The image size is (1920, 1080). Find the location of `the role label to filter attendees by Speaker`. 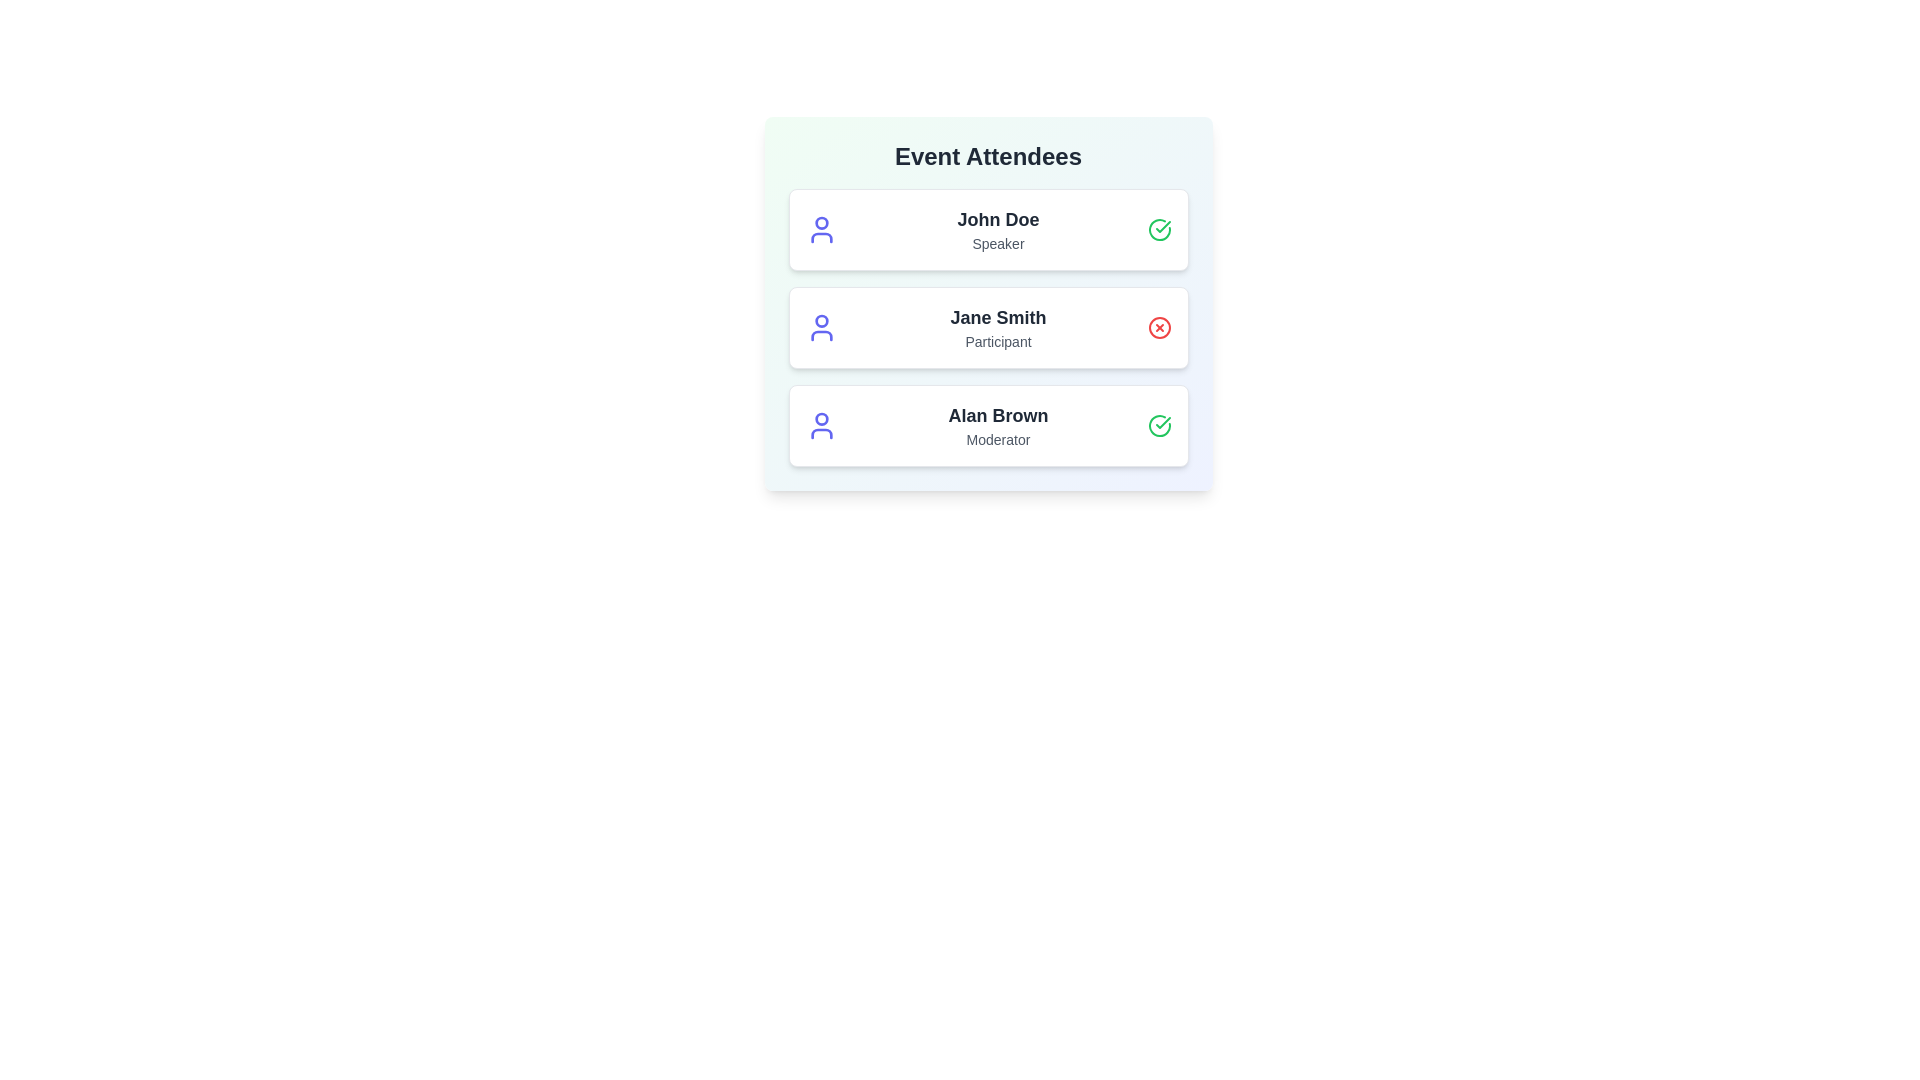

the role label to filter attendees by Speaker is located at coordinates (998, 242).